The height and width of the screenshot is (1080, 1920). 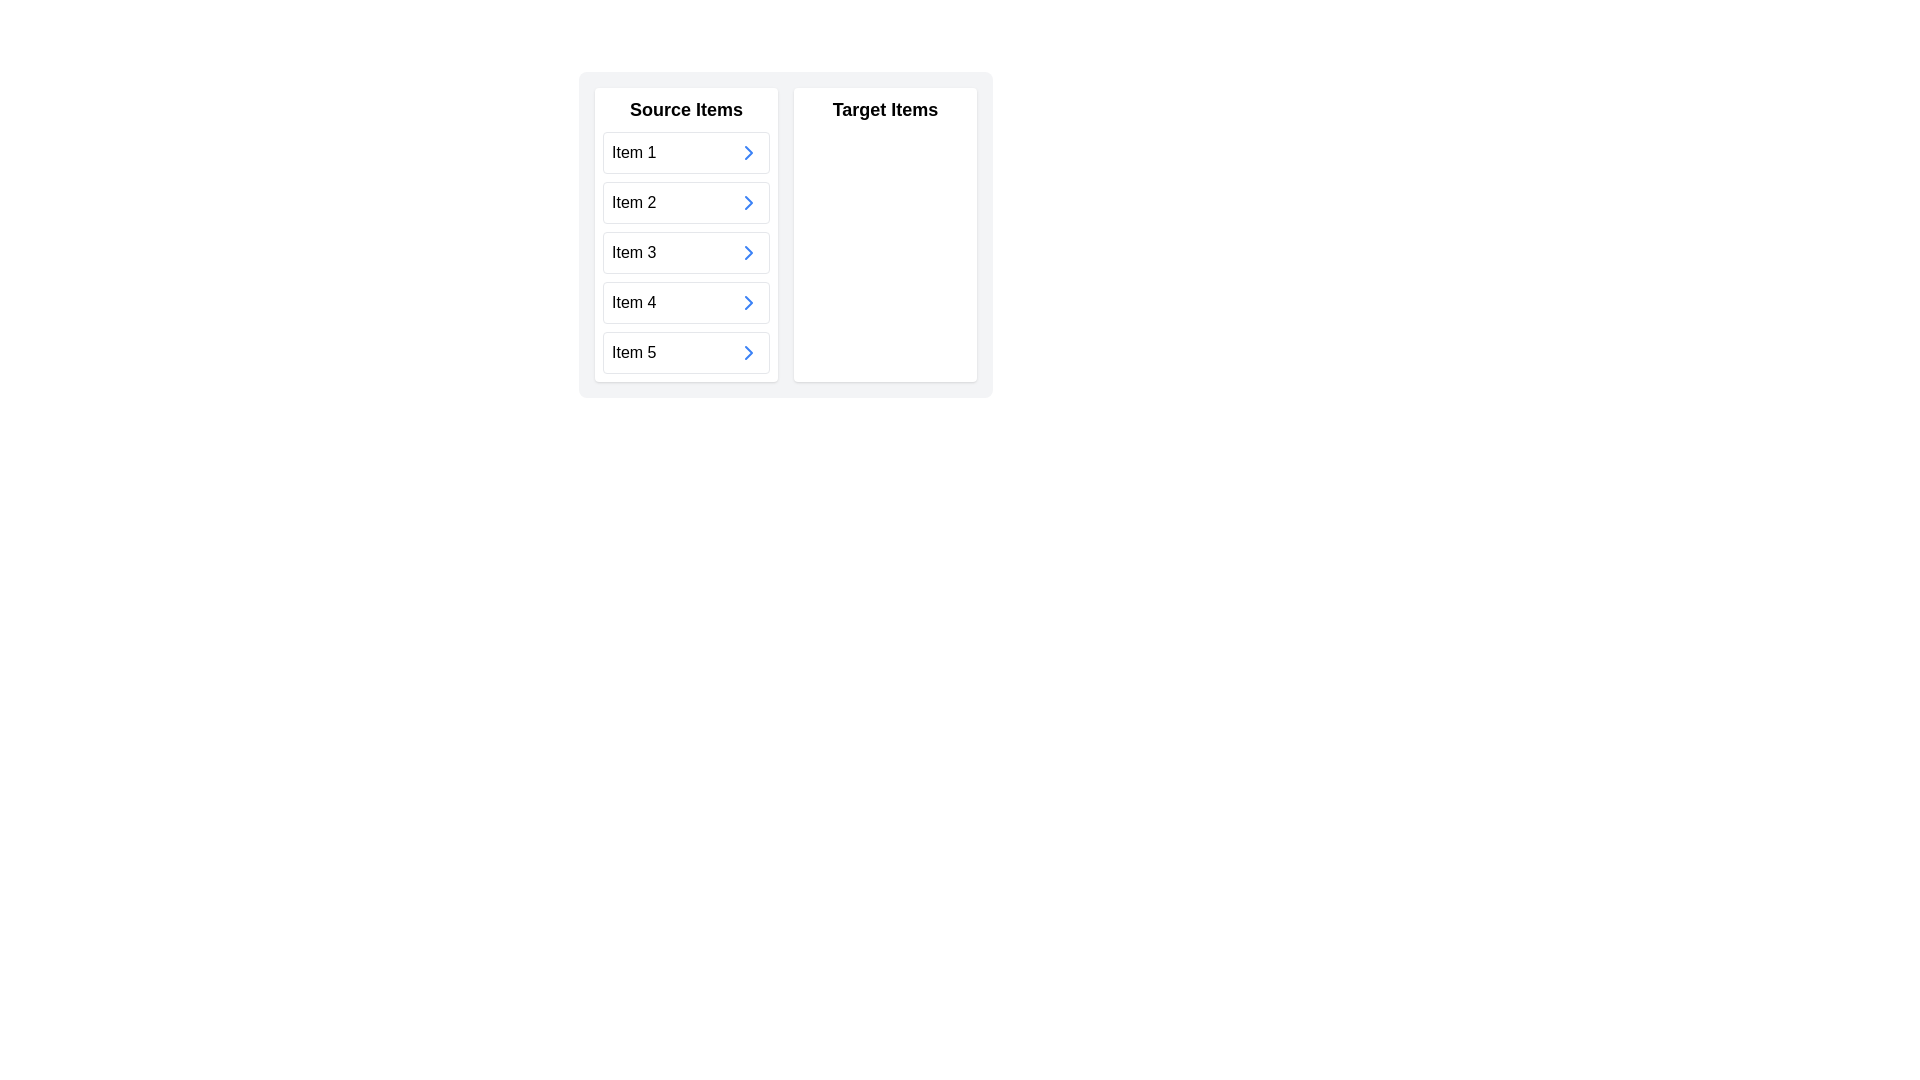 What do you see at coordinates (686, 252) in the screenshot?
I see `the third selectable list item labeled 'Item 3'` at bounding box center [686, 252].